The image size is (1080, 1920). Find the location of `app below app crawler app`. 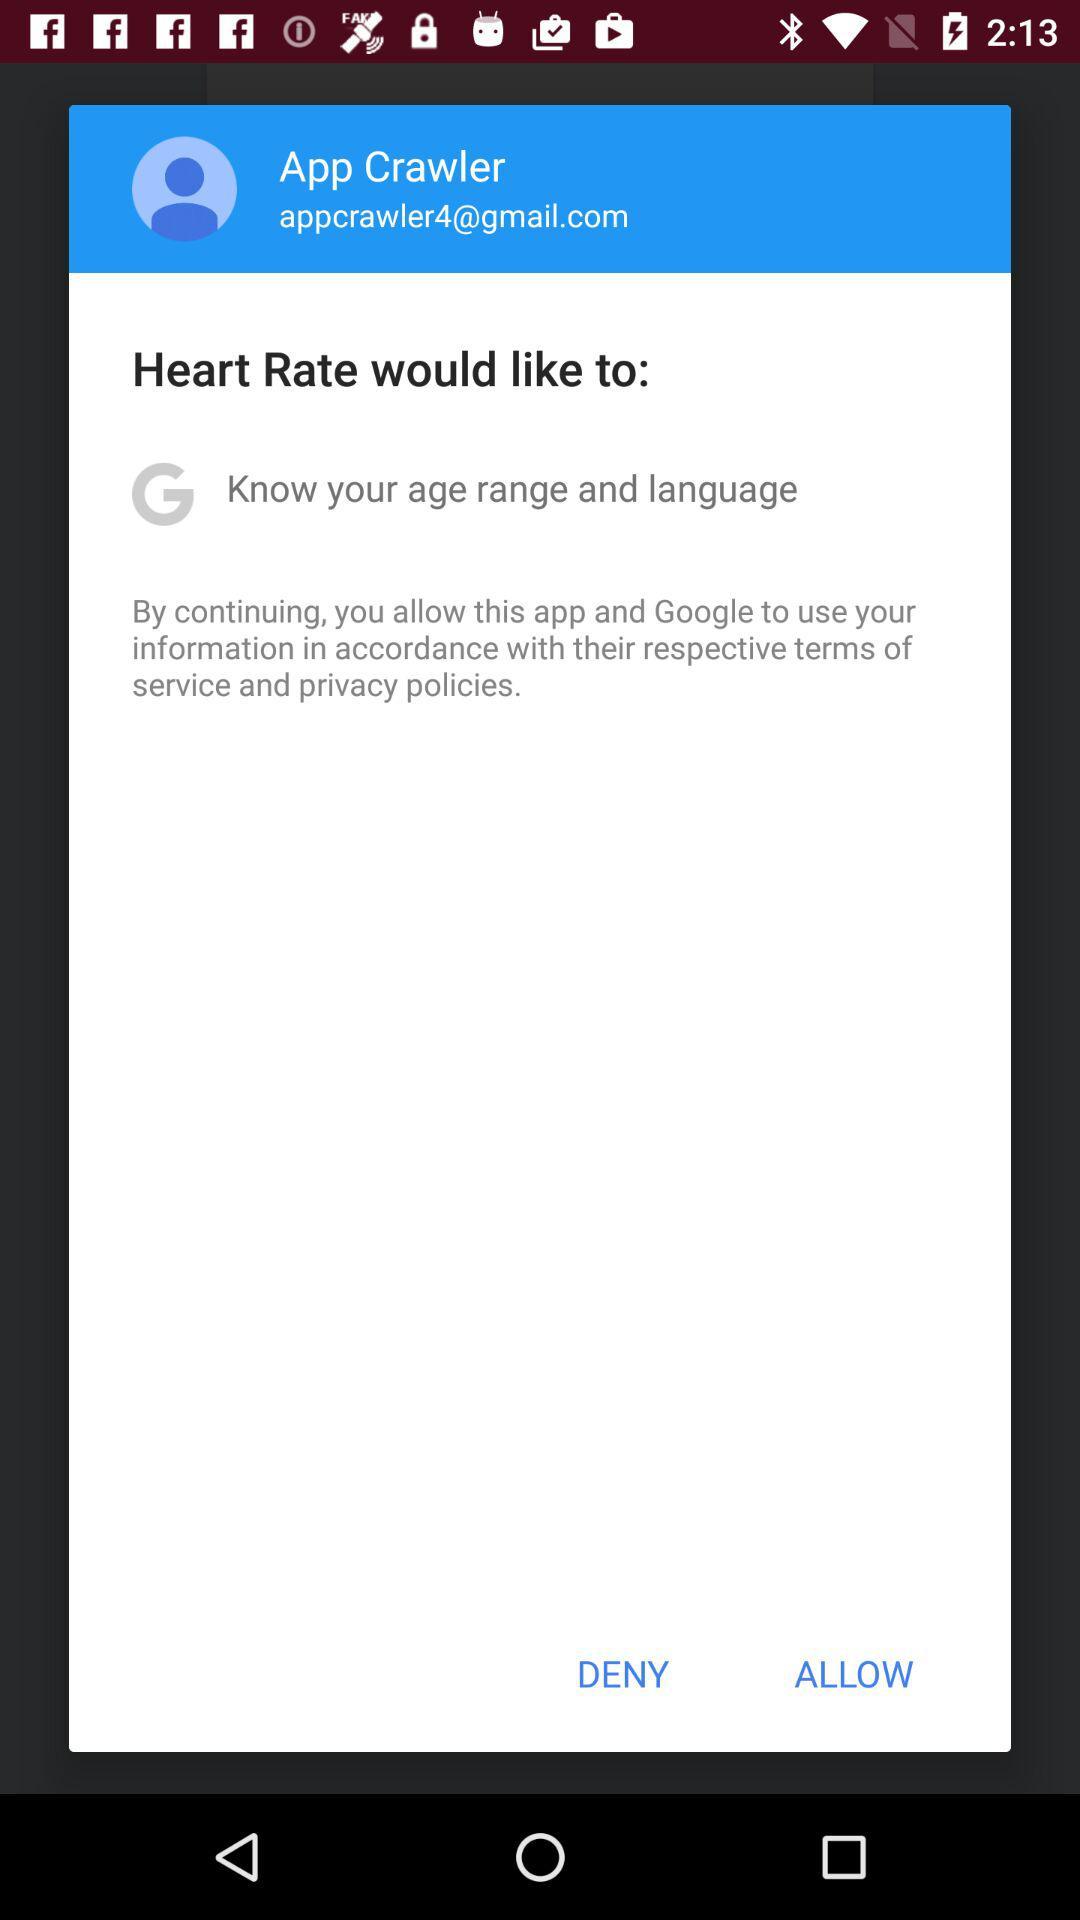

app below app crawler app is located at coordinates (454, 214).